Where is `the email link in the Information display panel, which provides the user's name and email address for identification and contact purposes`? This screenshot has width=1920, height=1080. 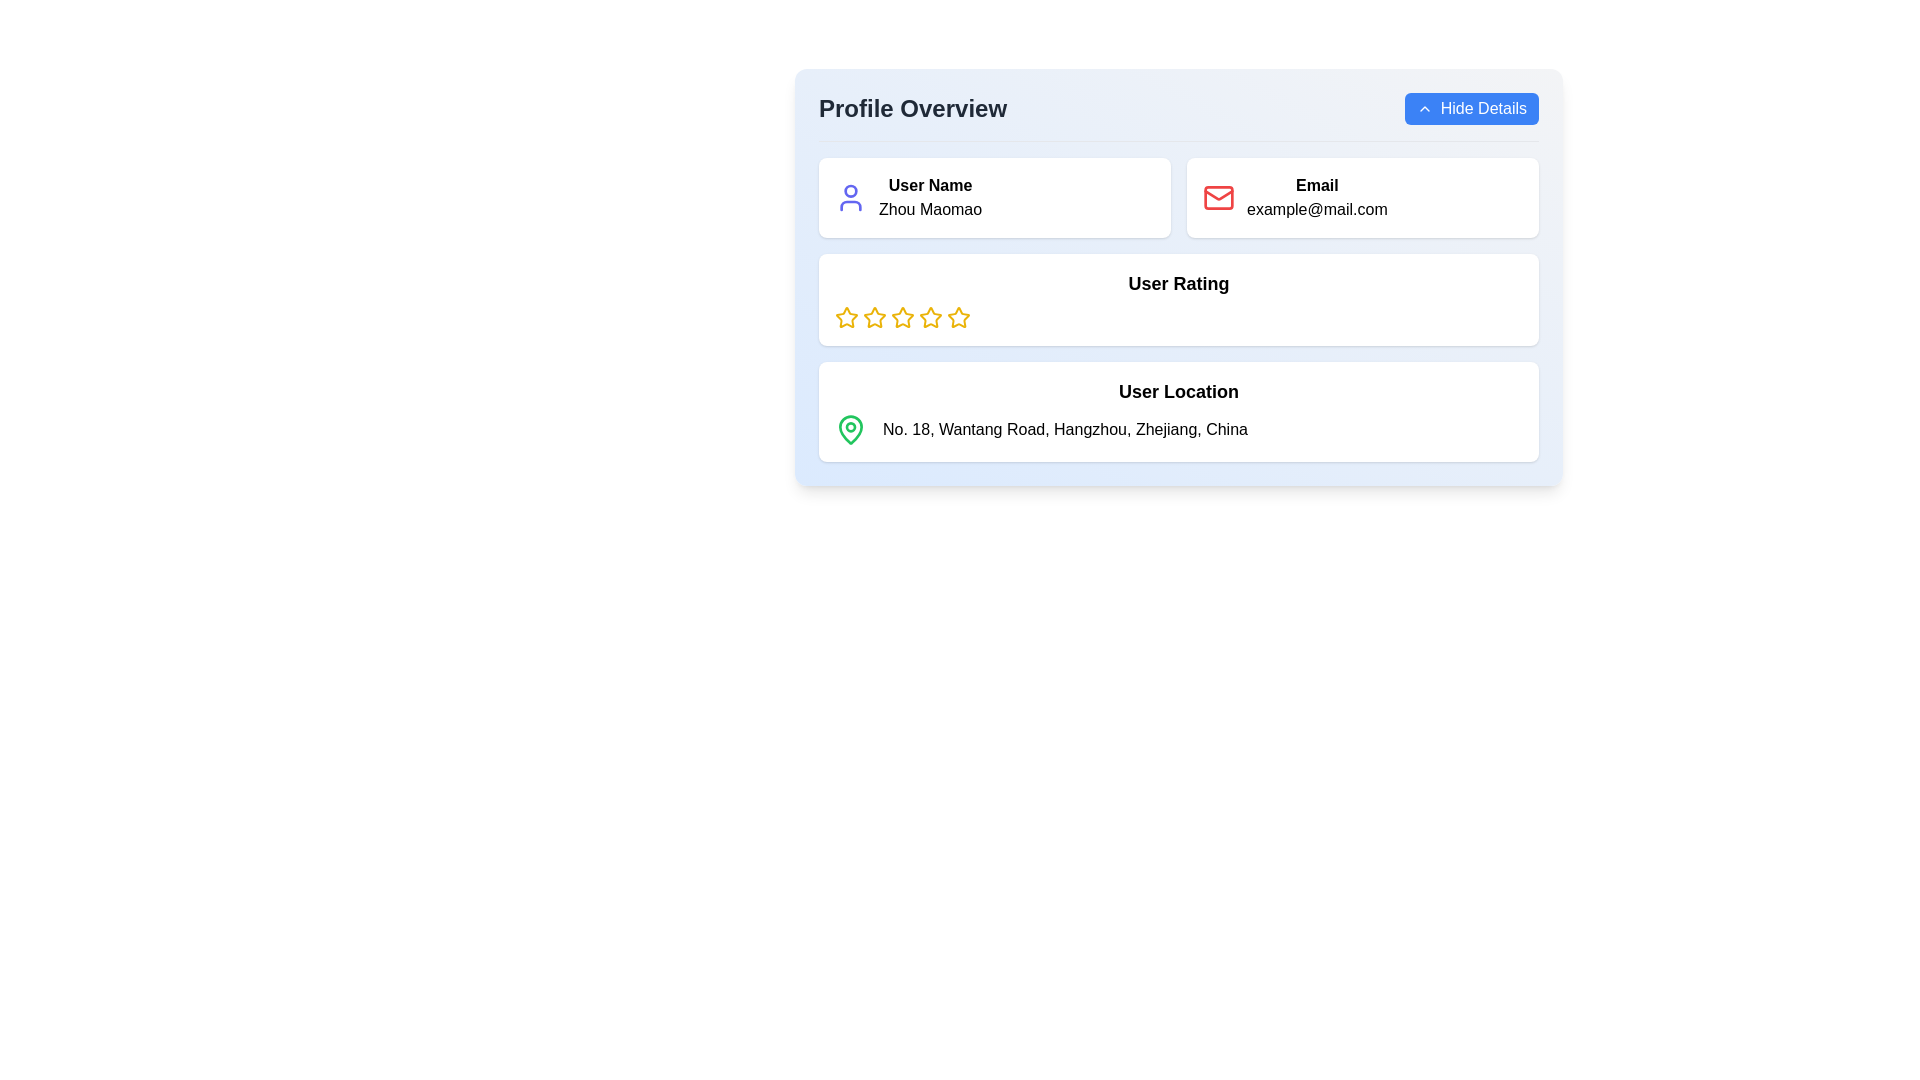
the email link in the Information display panel, which provides the user's name and email address for identification and contact purposes is located at coordinates (1179, 197).